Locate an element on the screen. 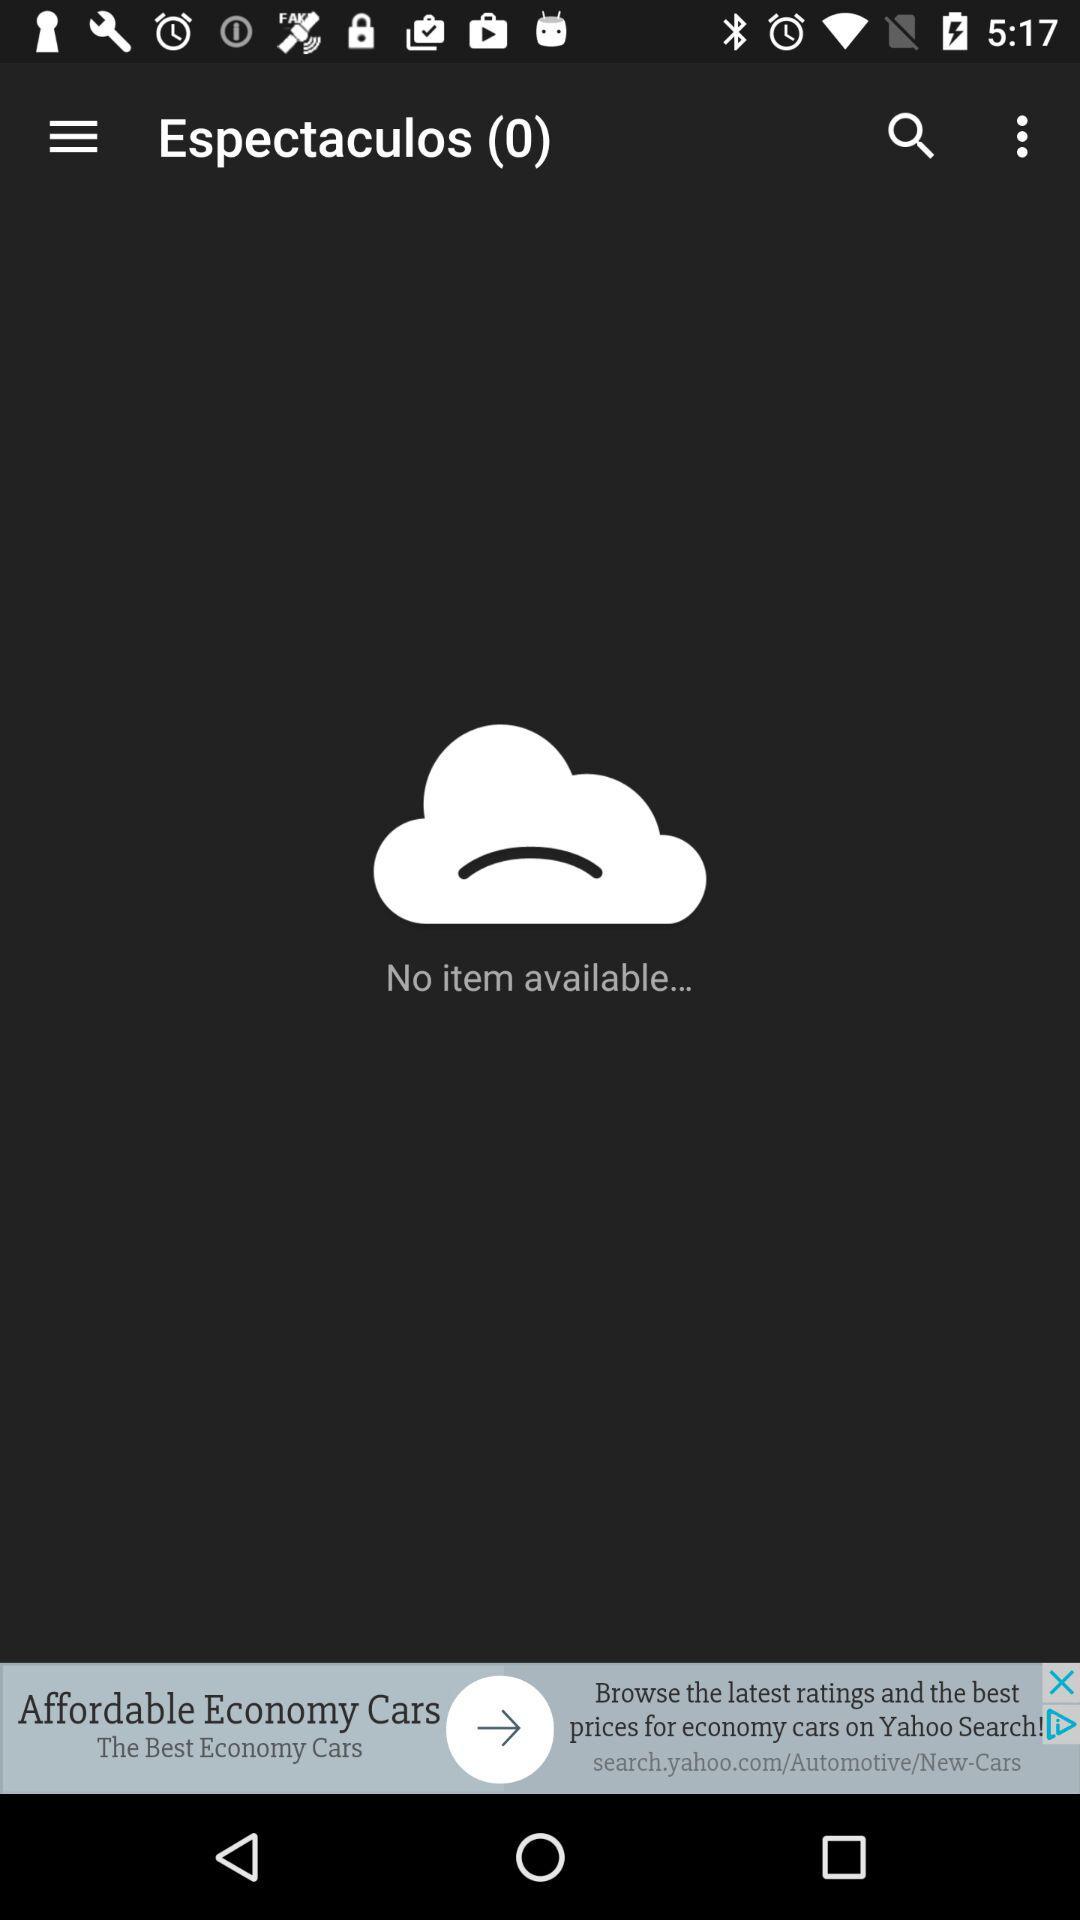 This screenshot has width=1080, height=1920. advertisement website is located at coordinates (540, 1727).